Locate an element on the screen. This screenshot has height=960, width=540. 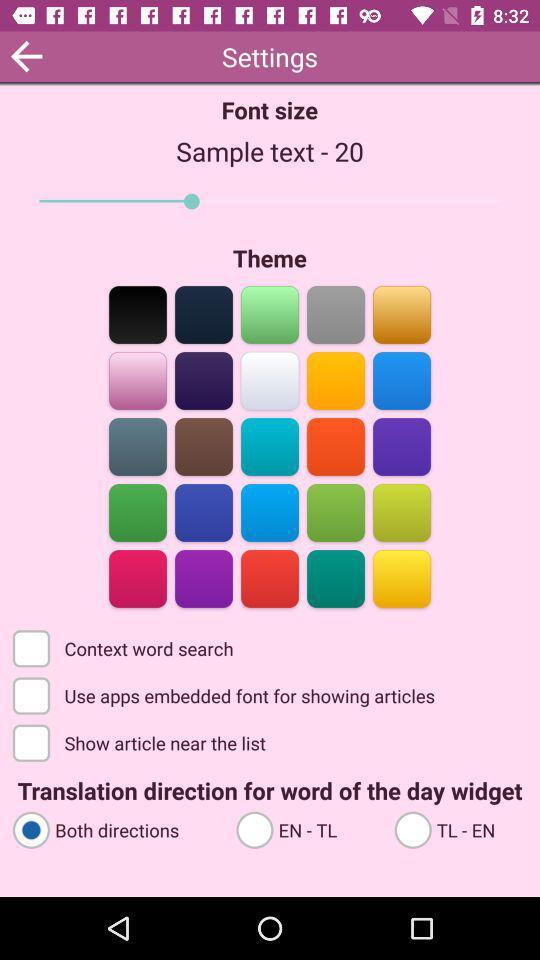
item to the left of the en - tl icon is located at coordinates (115, 829).